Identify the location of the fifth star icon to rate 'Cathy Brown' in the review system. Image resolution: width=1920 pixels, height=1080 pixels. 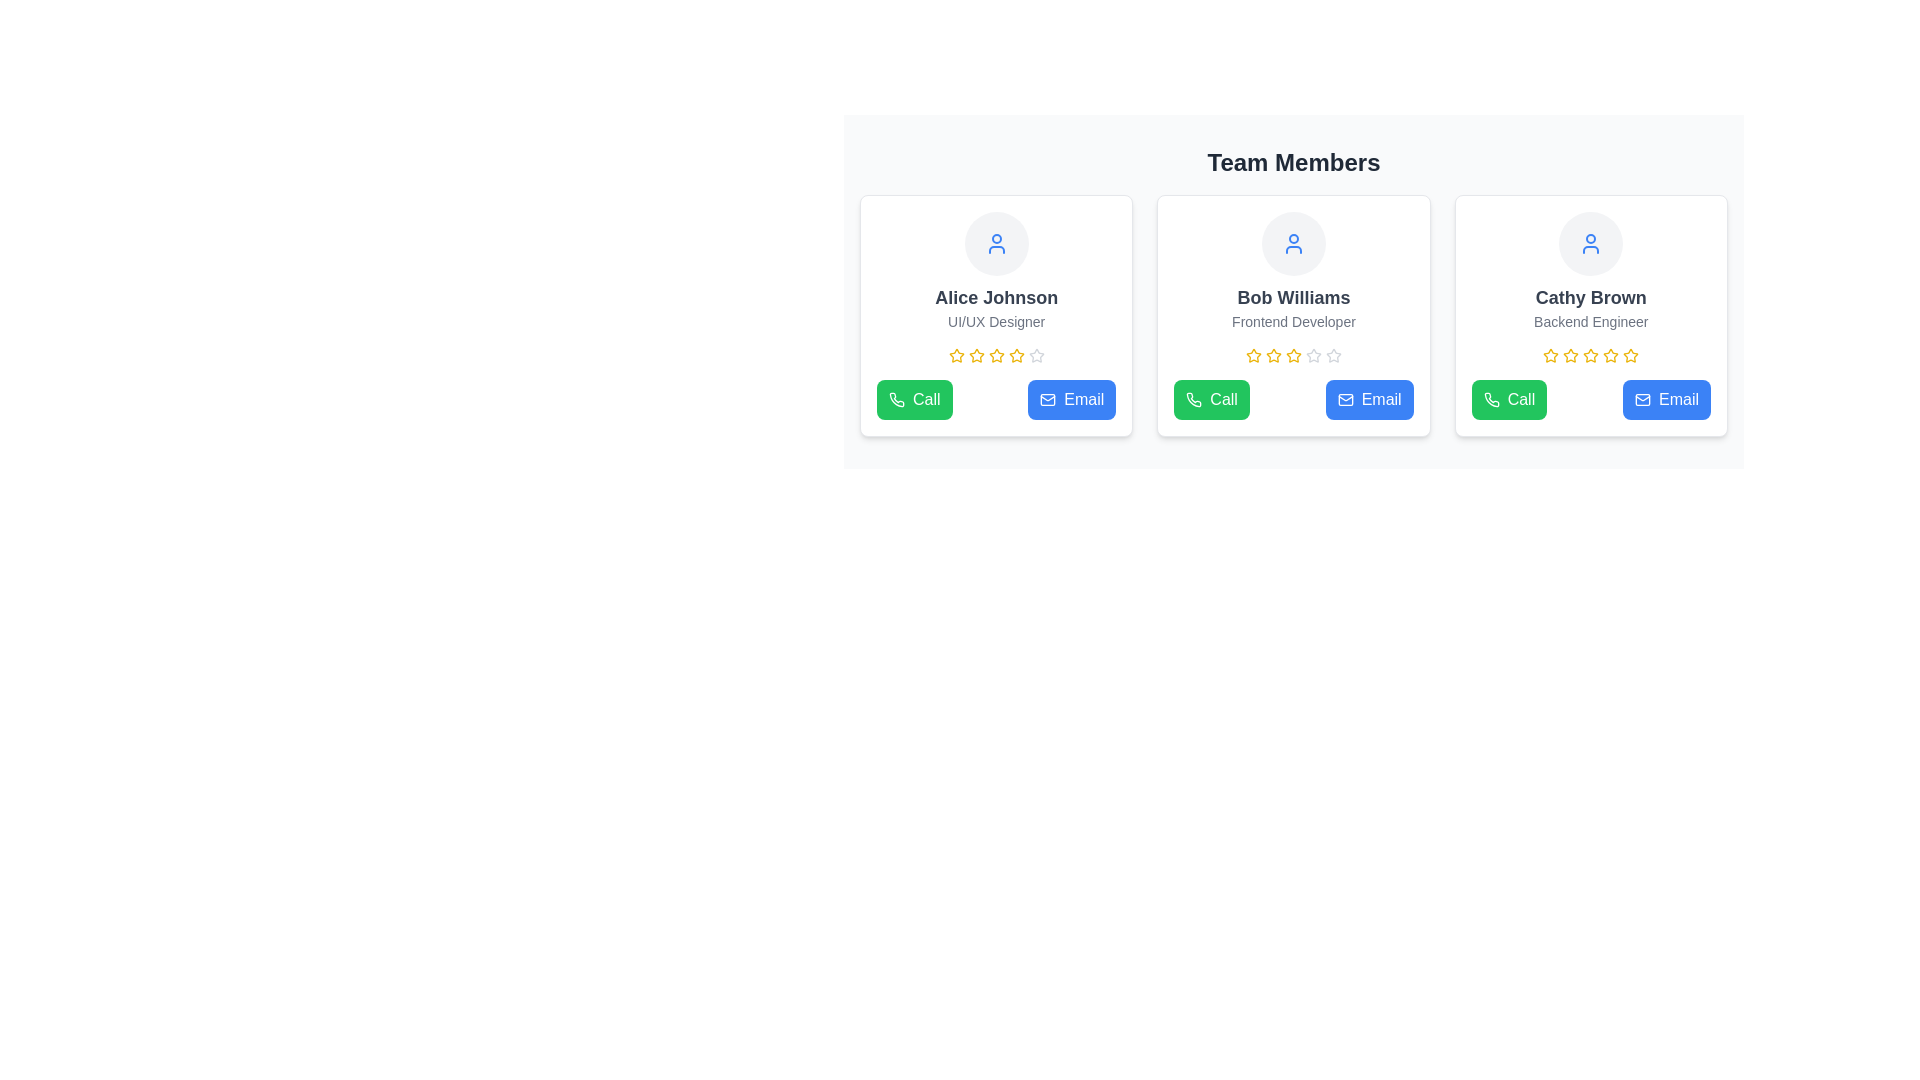
(1631, 354).